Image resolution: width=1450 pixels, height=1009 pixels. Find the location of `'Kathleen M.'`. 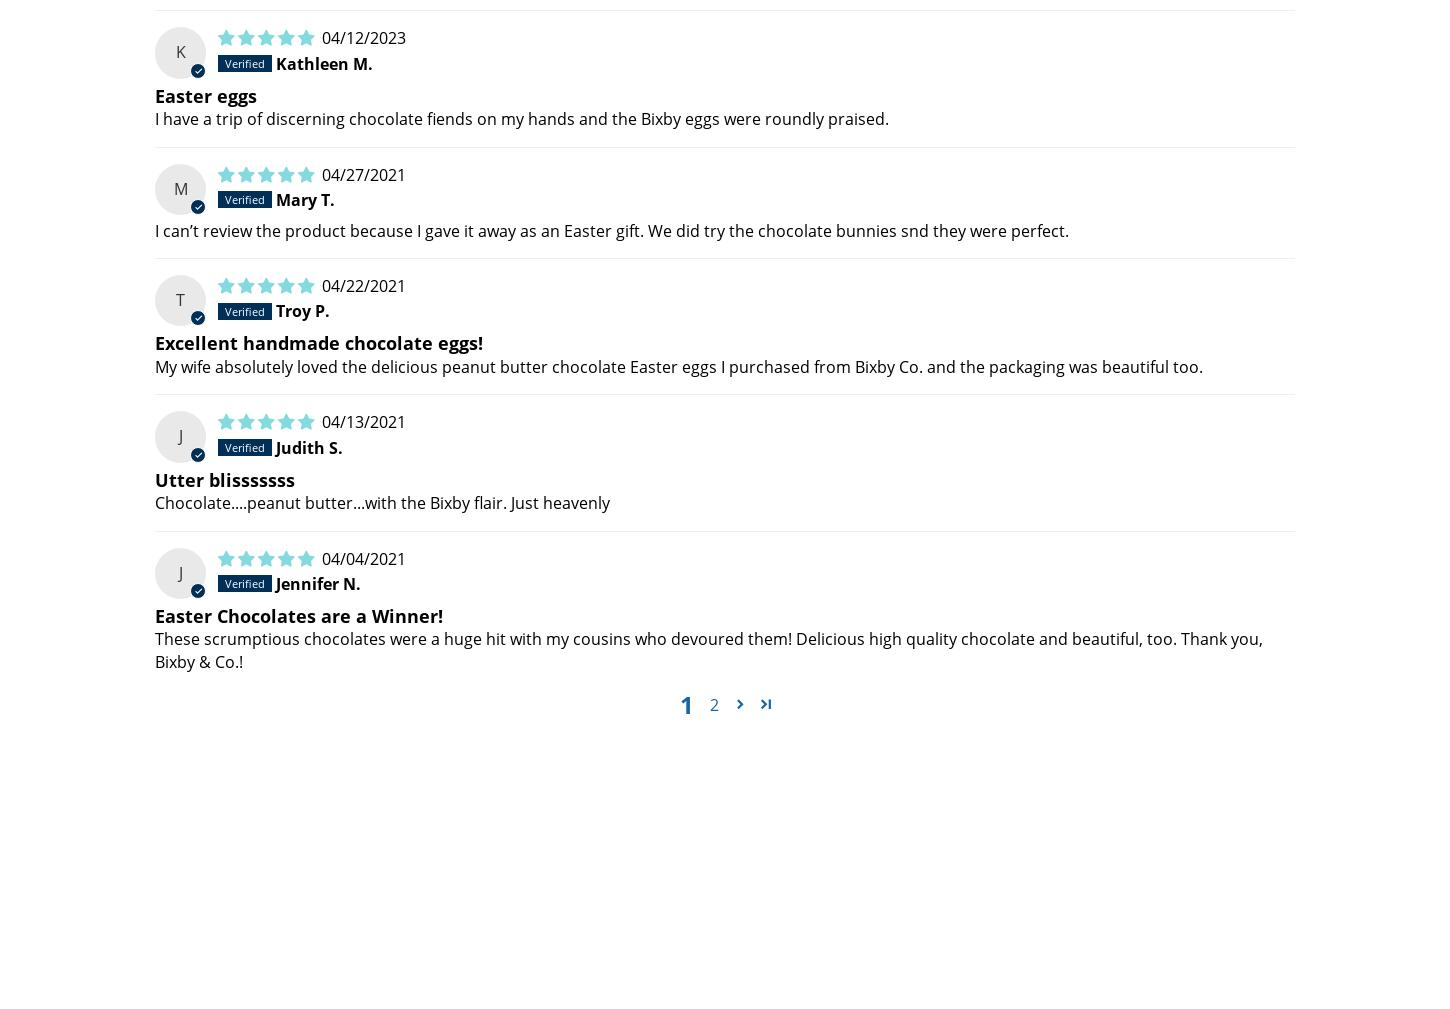

'Kathleen M.' is located at coordinates (324, 62).